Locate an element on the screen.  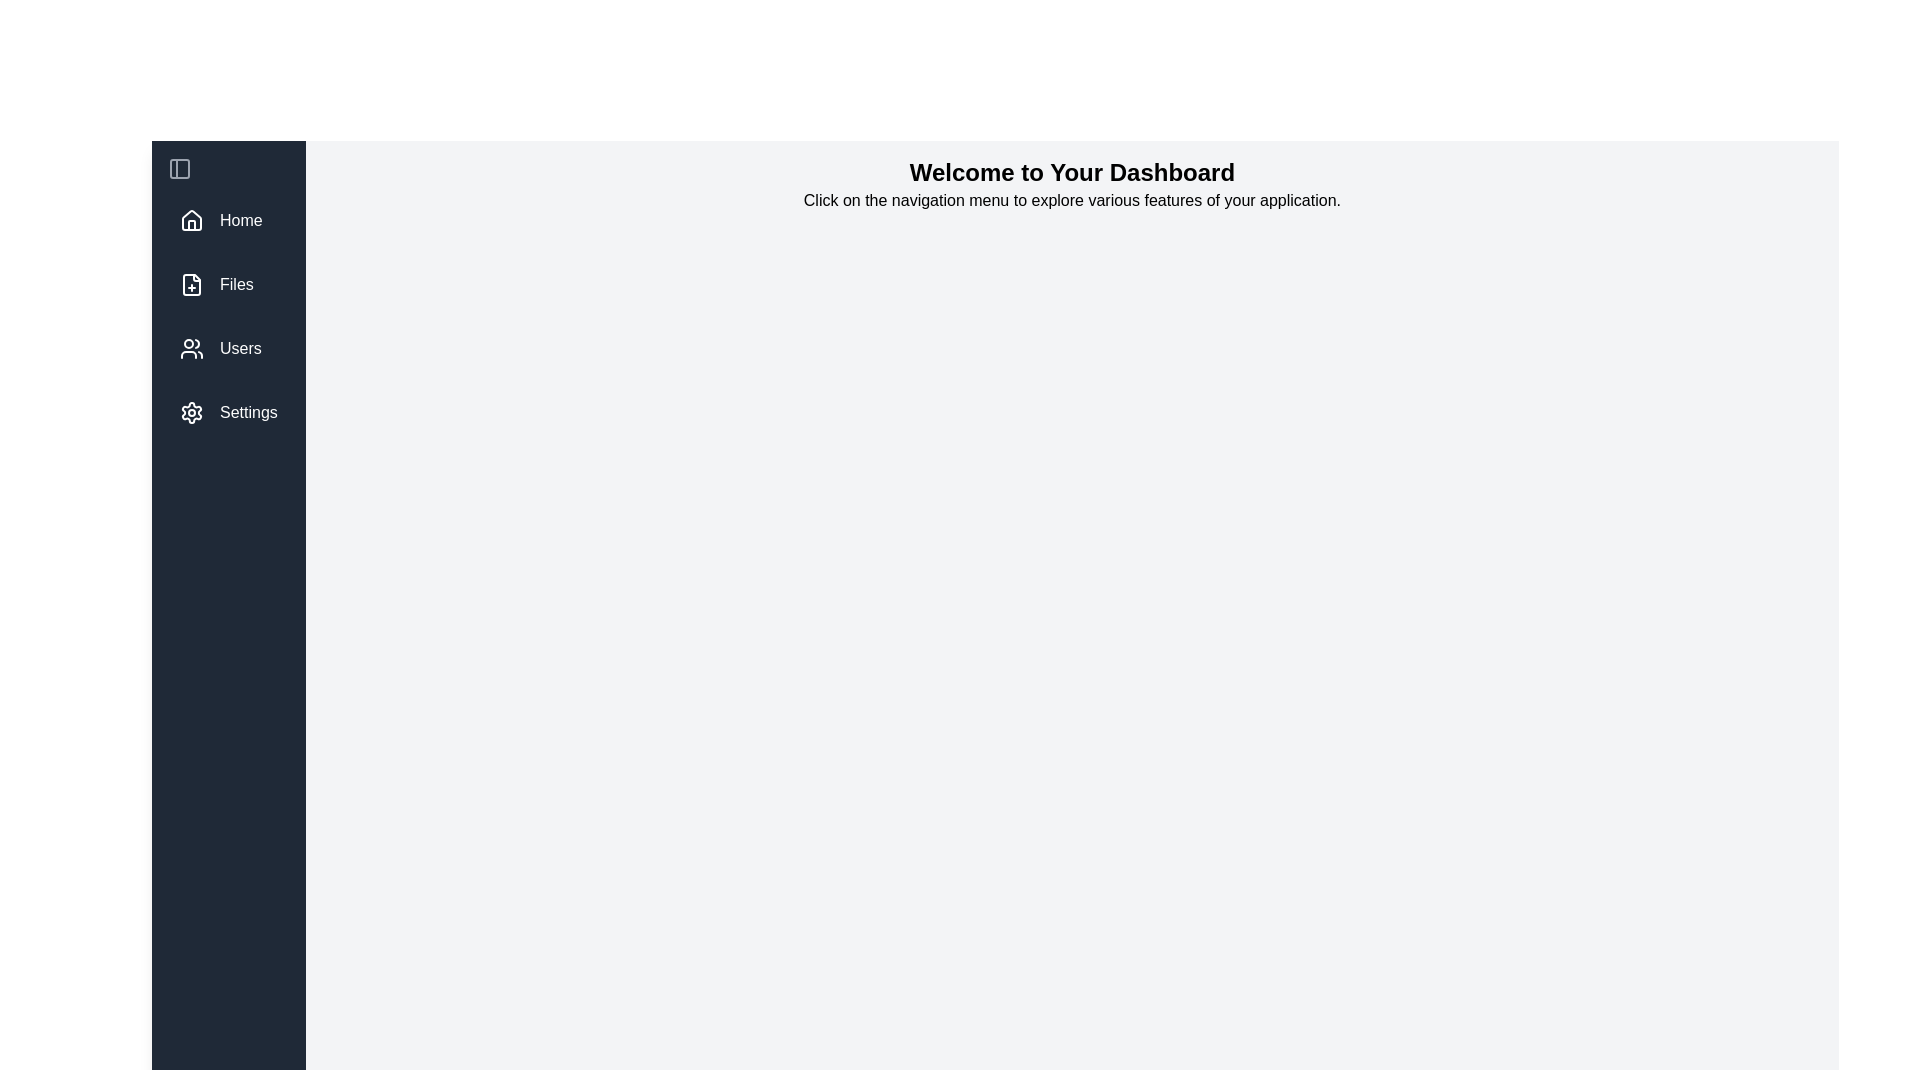
the 'Files' navigation button located below the 'Home' button and above the 'Users' button in the left sidebar is located at coordinates (228, 285).